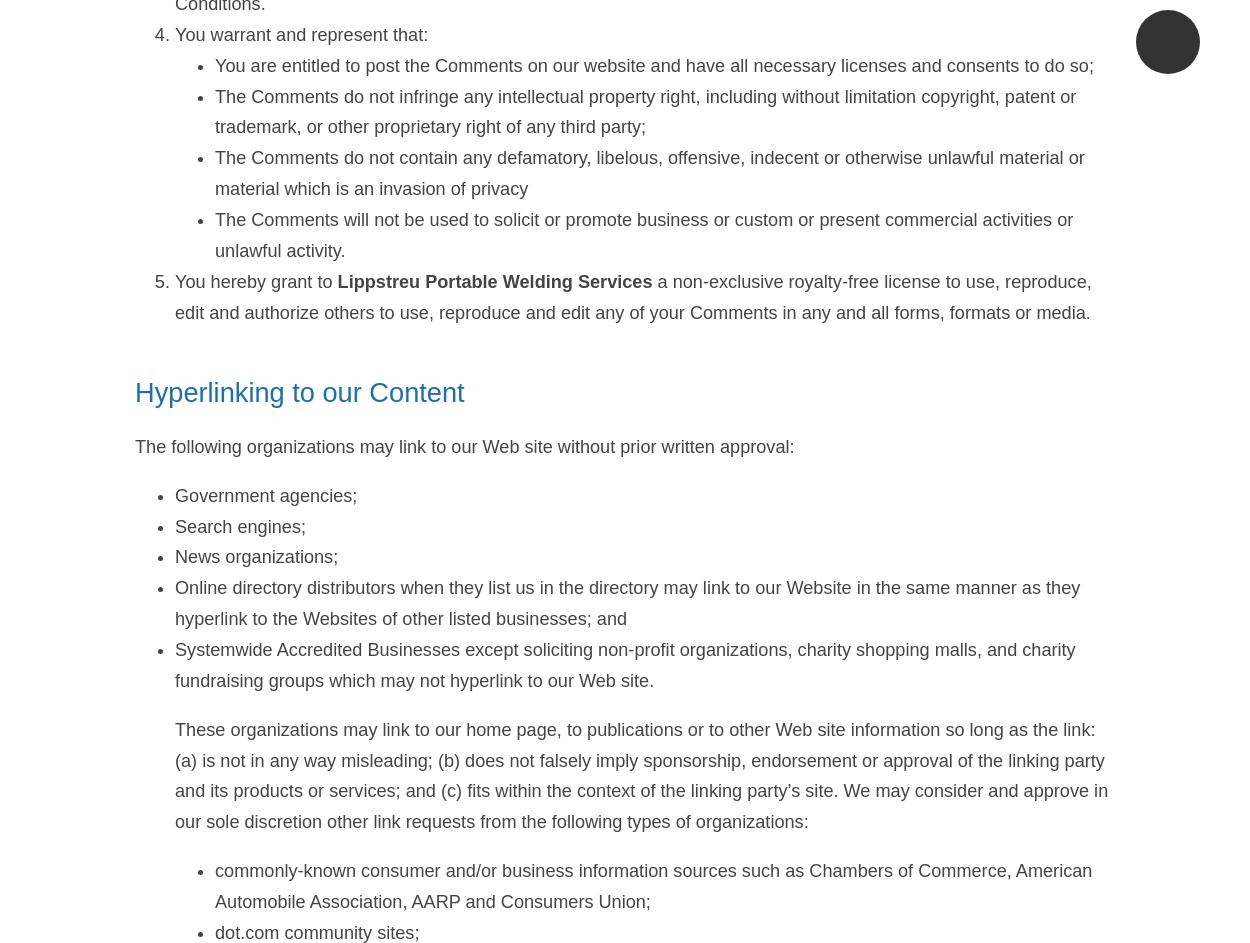 The height and width of the screenshot is (943, 1250). Describe the element at coordinates (654, 63) in the screenshot. I see `'You are entitled to post the Comments on our website and have all necessary licenses and consents to do so;'` at that location.